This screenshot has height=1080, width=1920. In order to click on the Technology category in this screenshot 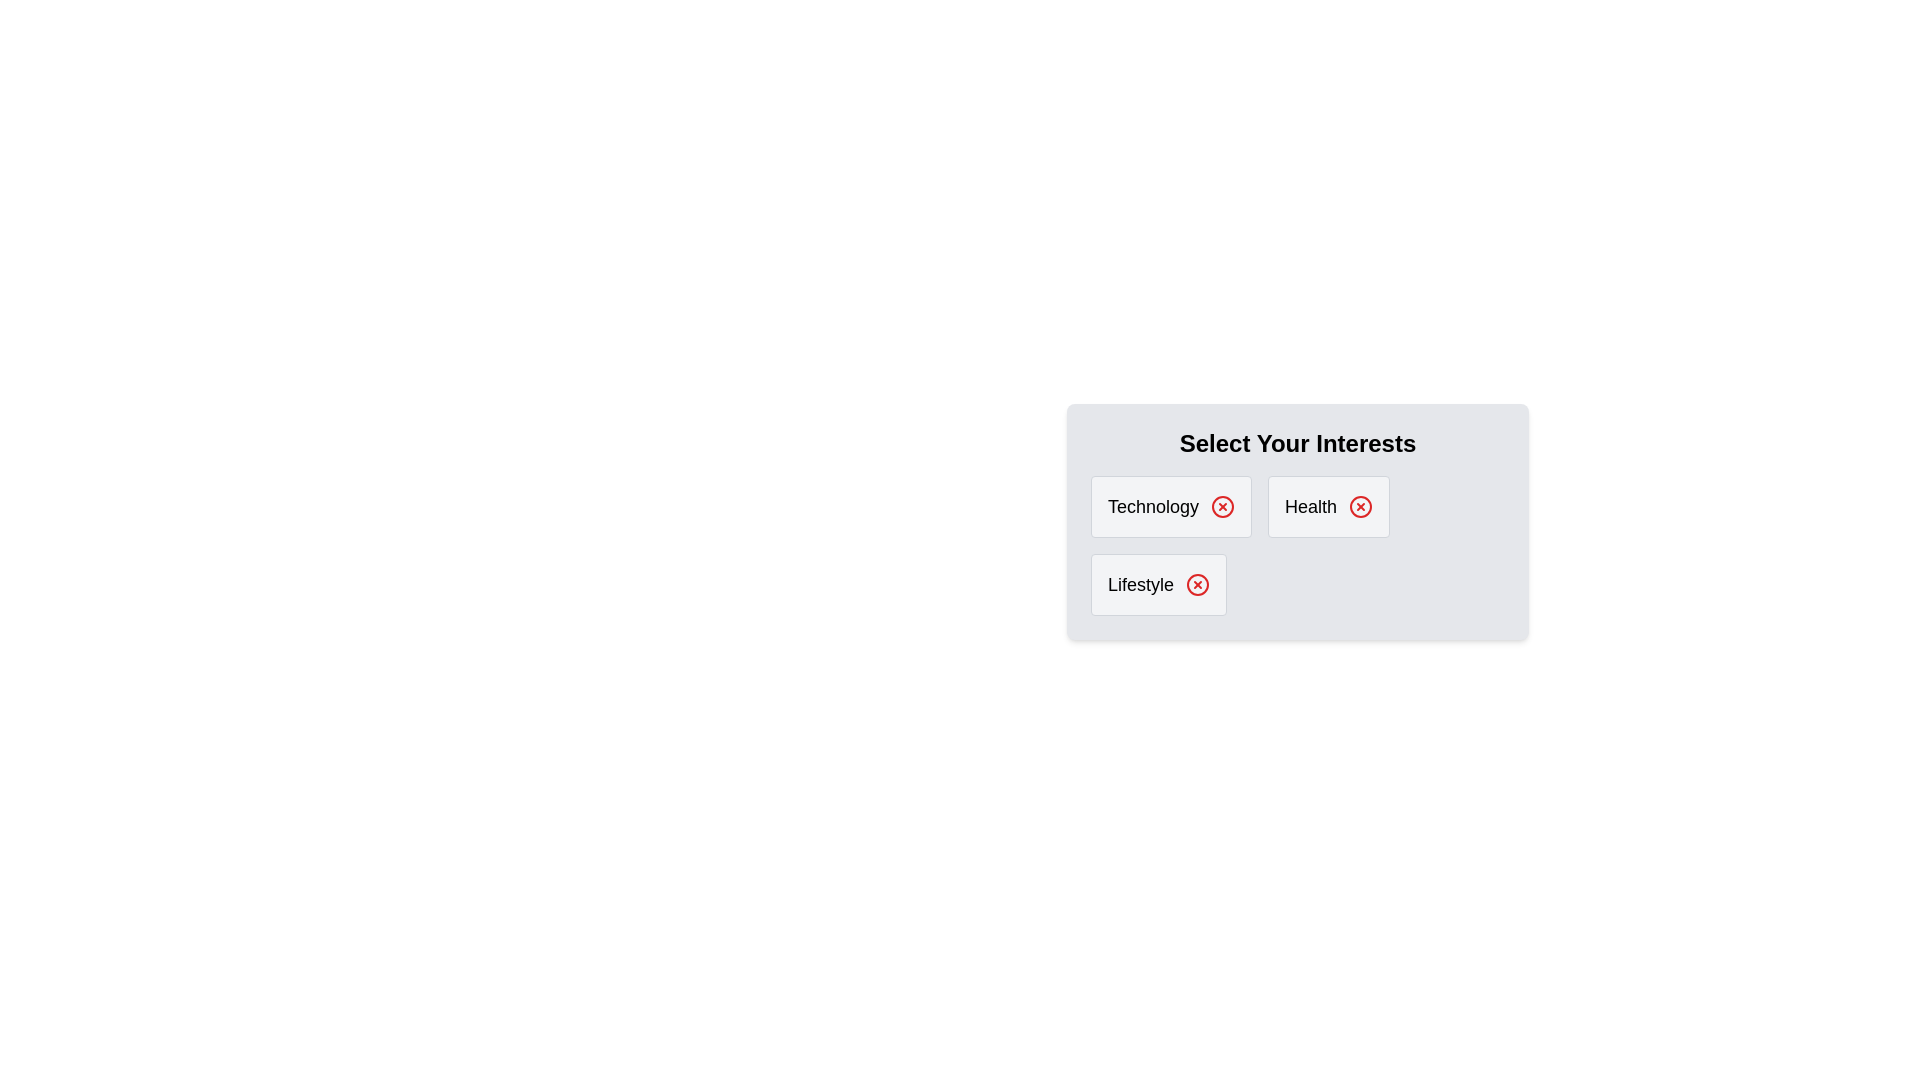, I will do `click(1171, 505)`.